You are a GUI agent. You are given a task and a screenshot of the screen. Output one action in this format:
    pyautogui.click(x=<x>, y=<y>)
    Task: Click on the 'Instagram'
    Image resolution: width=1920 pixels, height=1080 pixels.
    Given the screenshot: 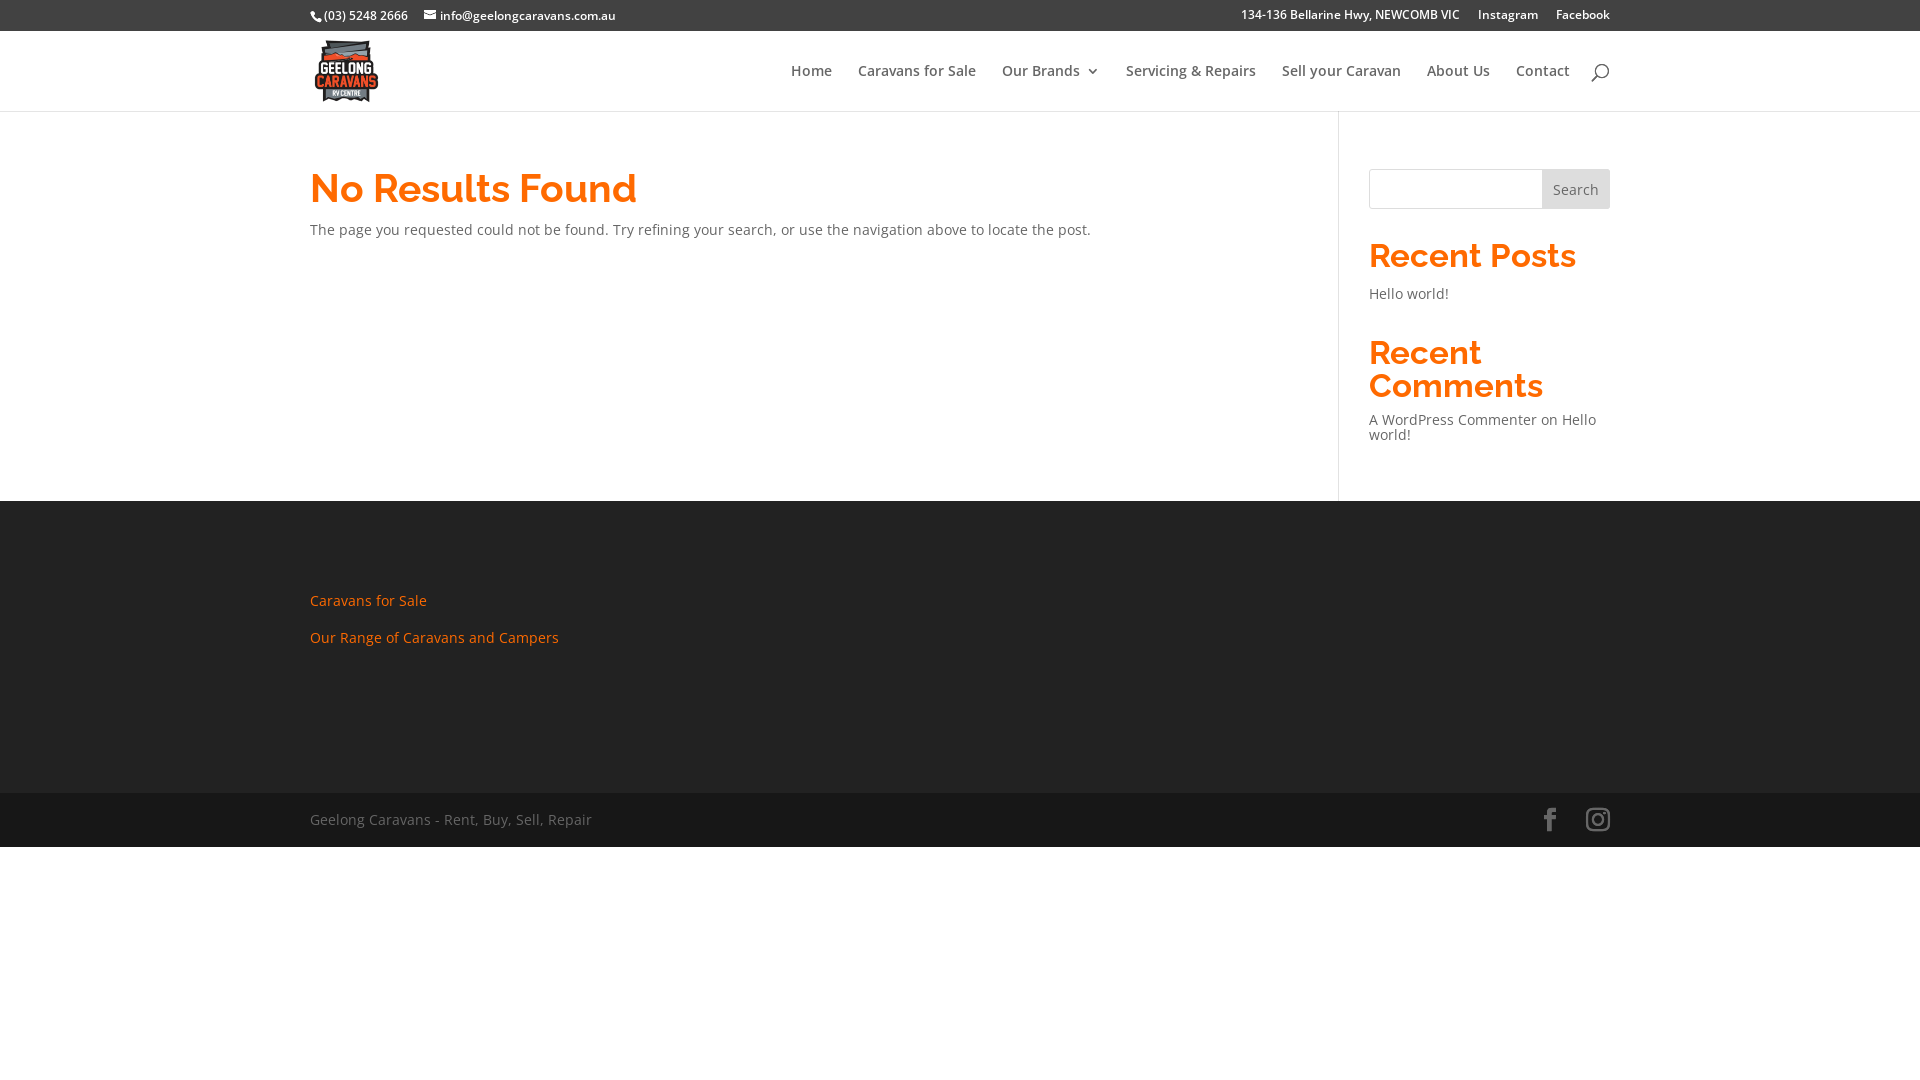 What is the action you would take?
    pyautogui.click(x=1507, y=19)
    